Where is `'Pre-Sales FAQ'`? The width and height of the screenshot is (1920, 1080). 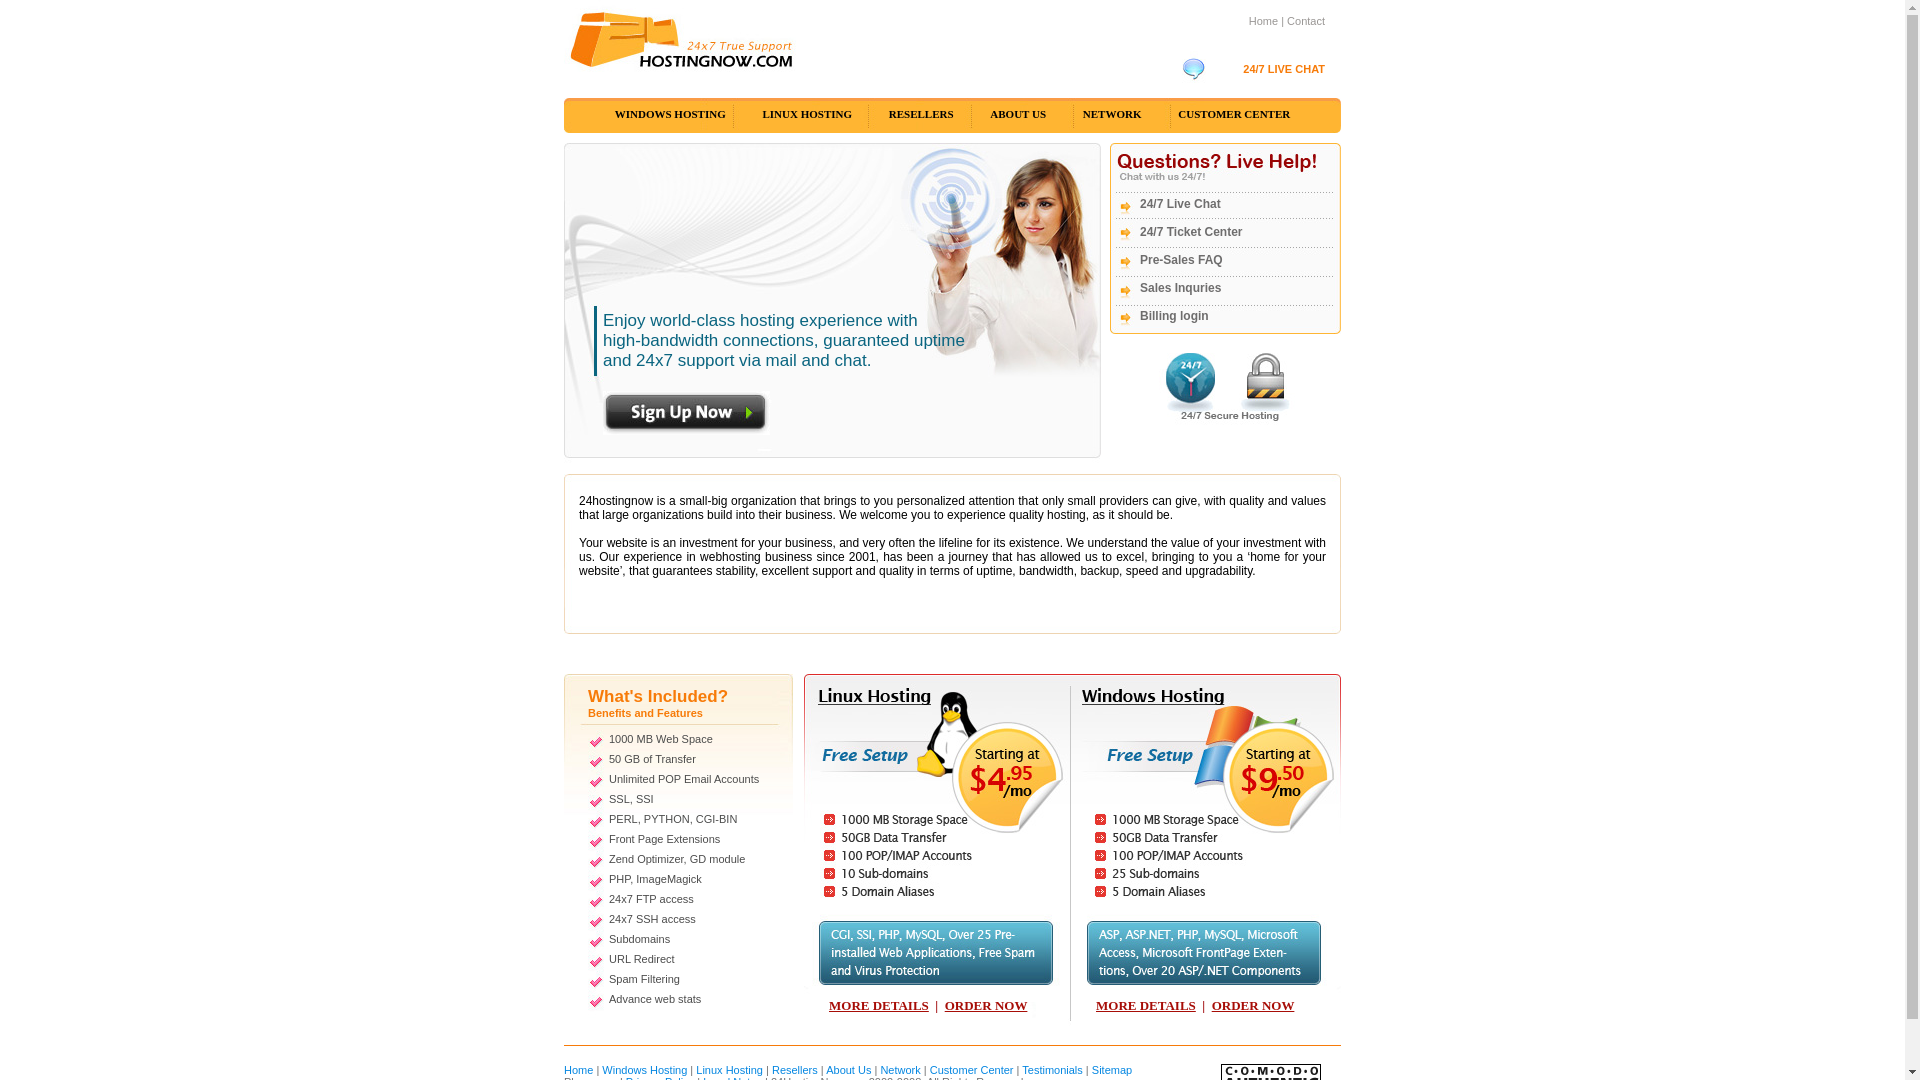
'Pre-Sales FAQ' is located at coordinates (1181, 258).